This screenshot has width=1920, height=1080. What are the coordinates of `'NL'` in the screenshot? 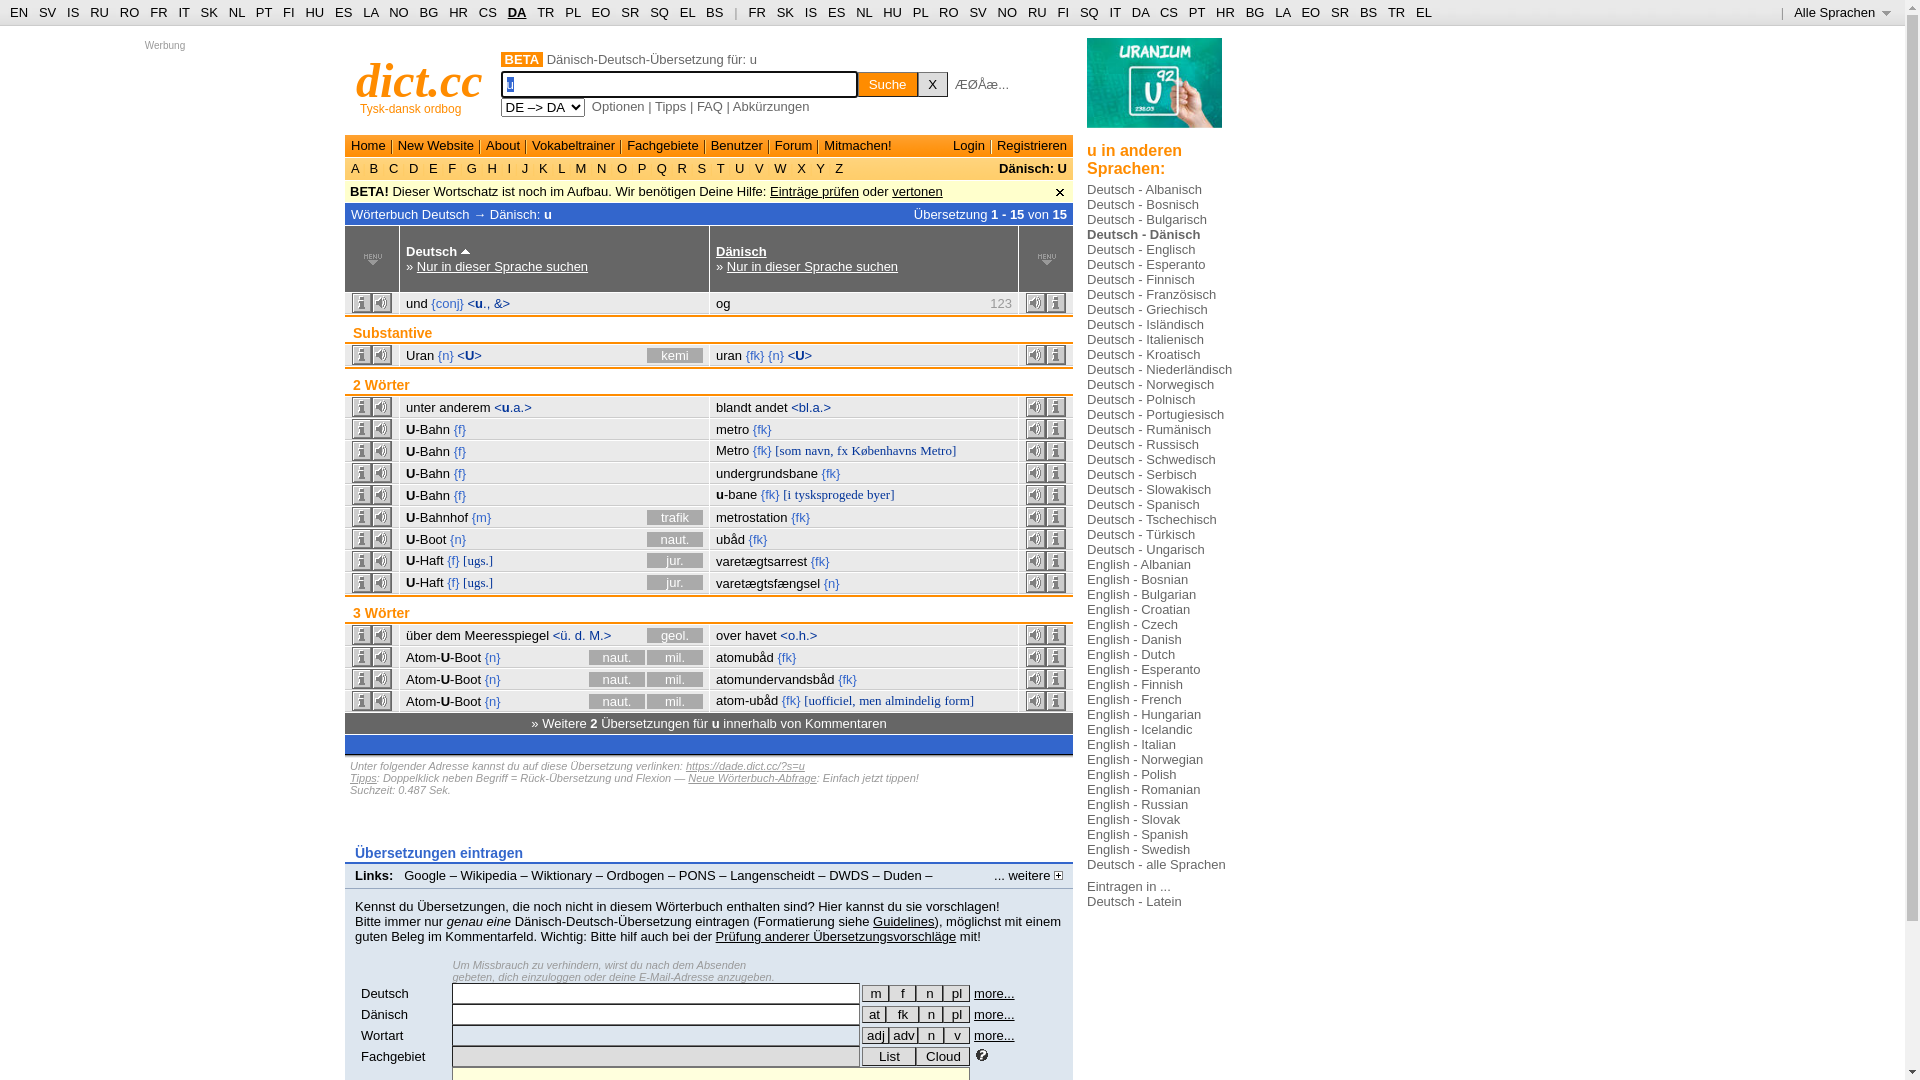 It's located at (236, 12).